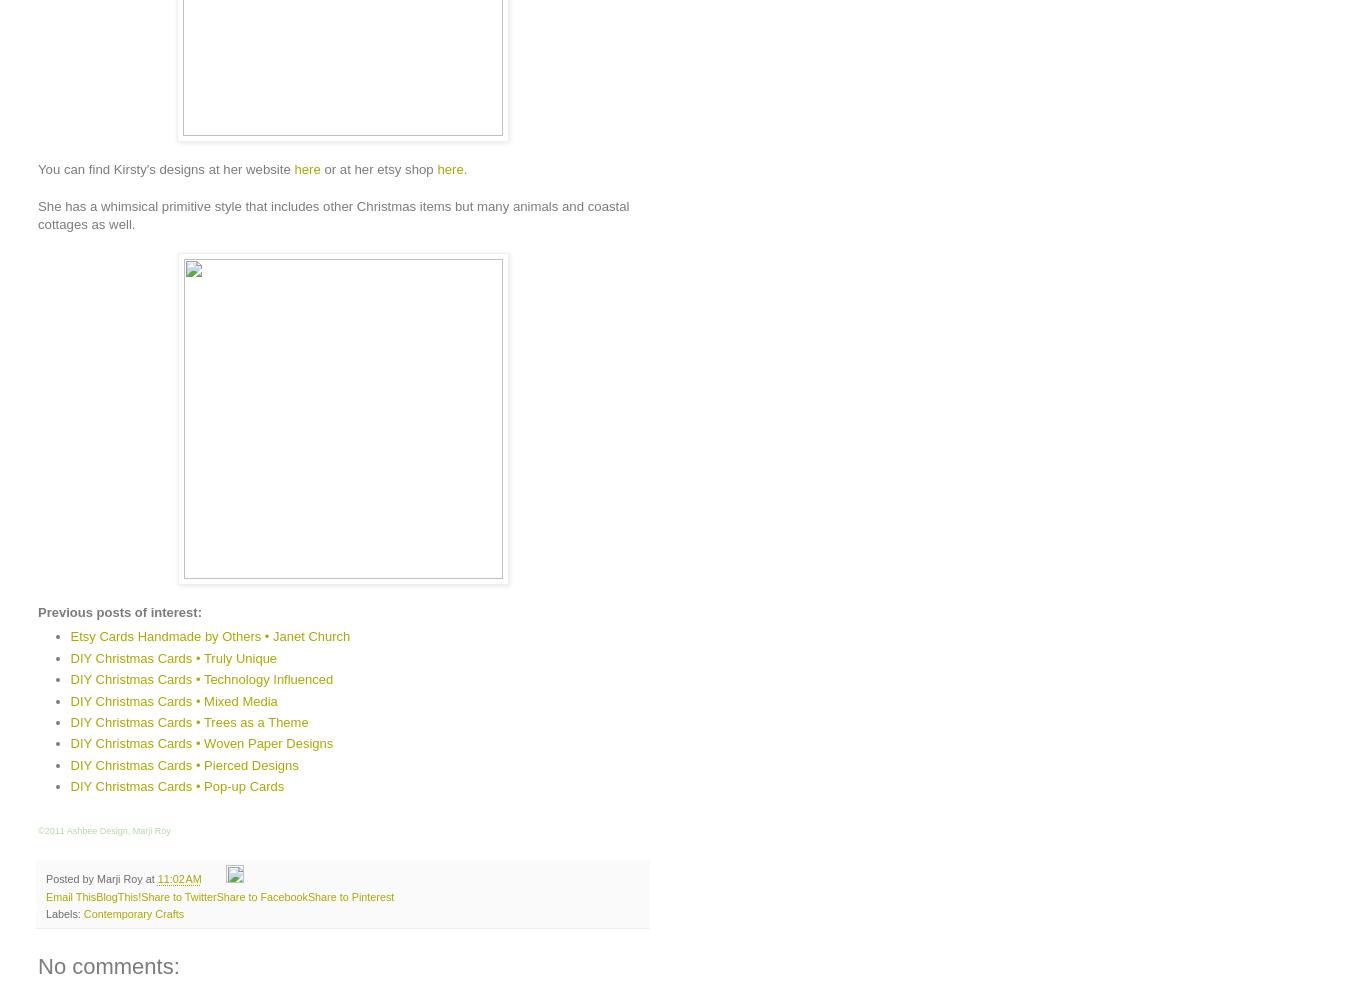  What do you see at coordinates (173, 699) in the screenshot?
I see `'DIY Christmas Cards • Mixed Media'` at bounding box center [173, 699].